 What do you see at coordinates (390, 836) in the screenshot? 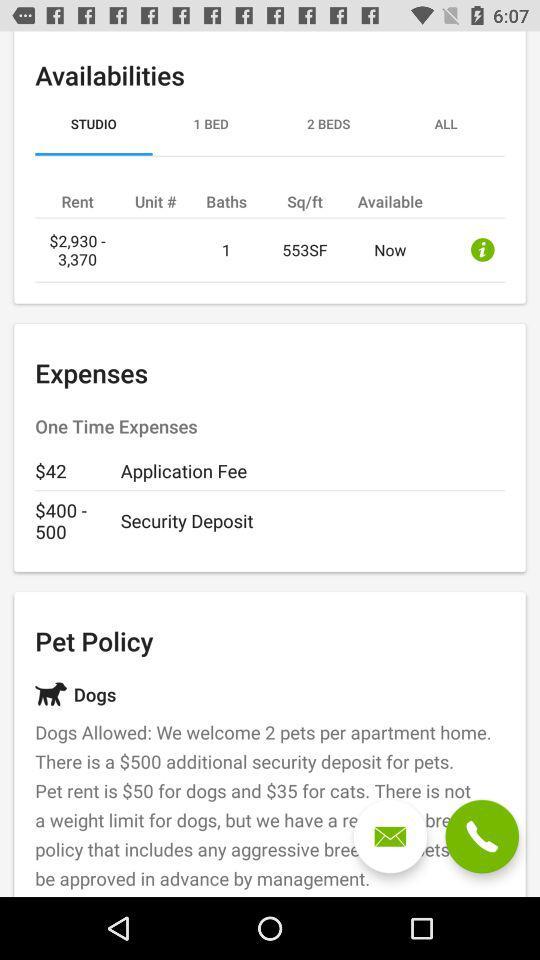
I see `the email icon` at bounding box center [390, 836].